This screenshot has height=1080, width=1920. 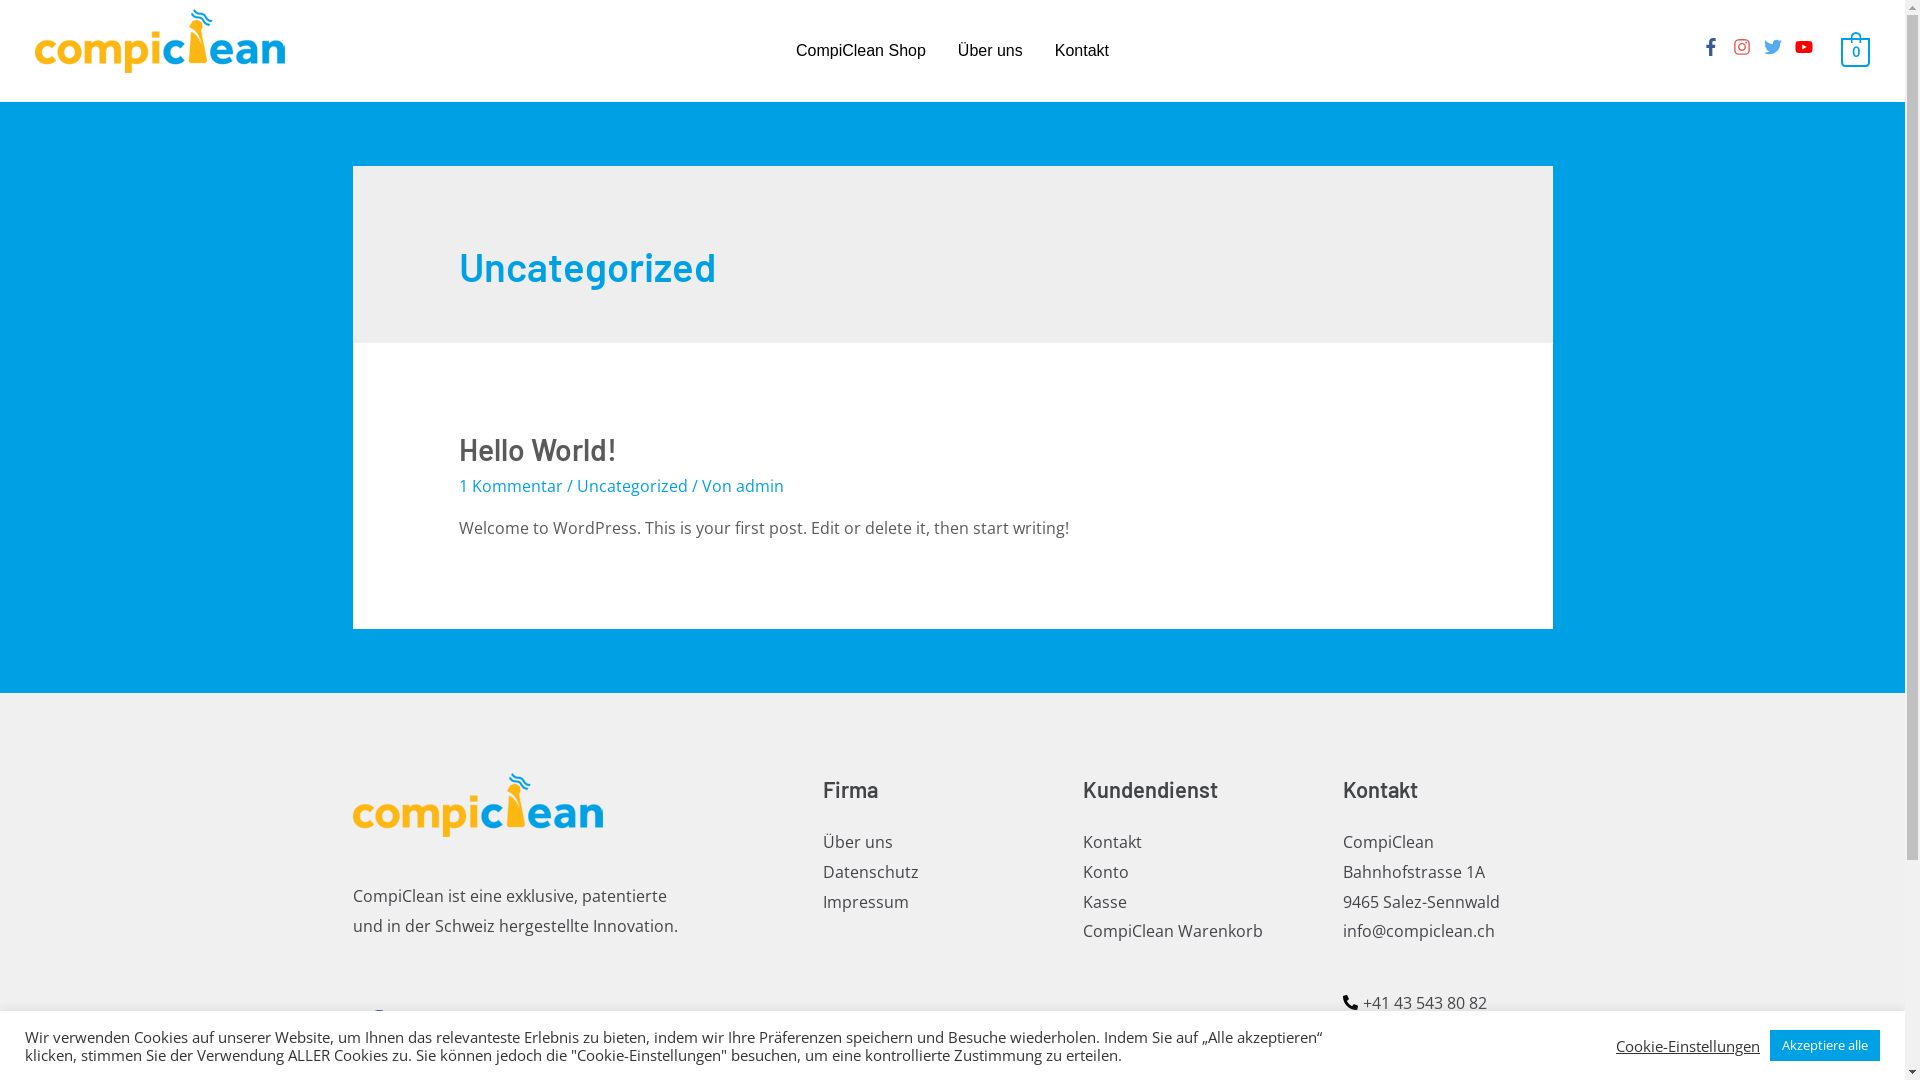 I want to click on 'Uncategorized', so click(x=575, y=486).